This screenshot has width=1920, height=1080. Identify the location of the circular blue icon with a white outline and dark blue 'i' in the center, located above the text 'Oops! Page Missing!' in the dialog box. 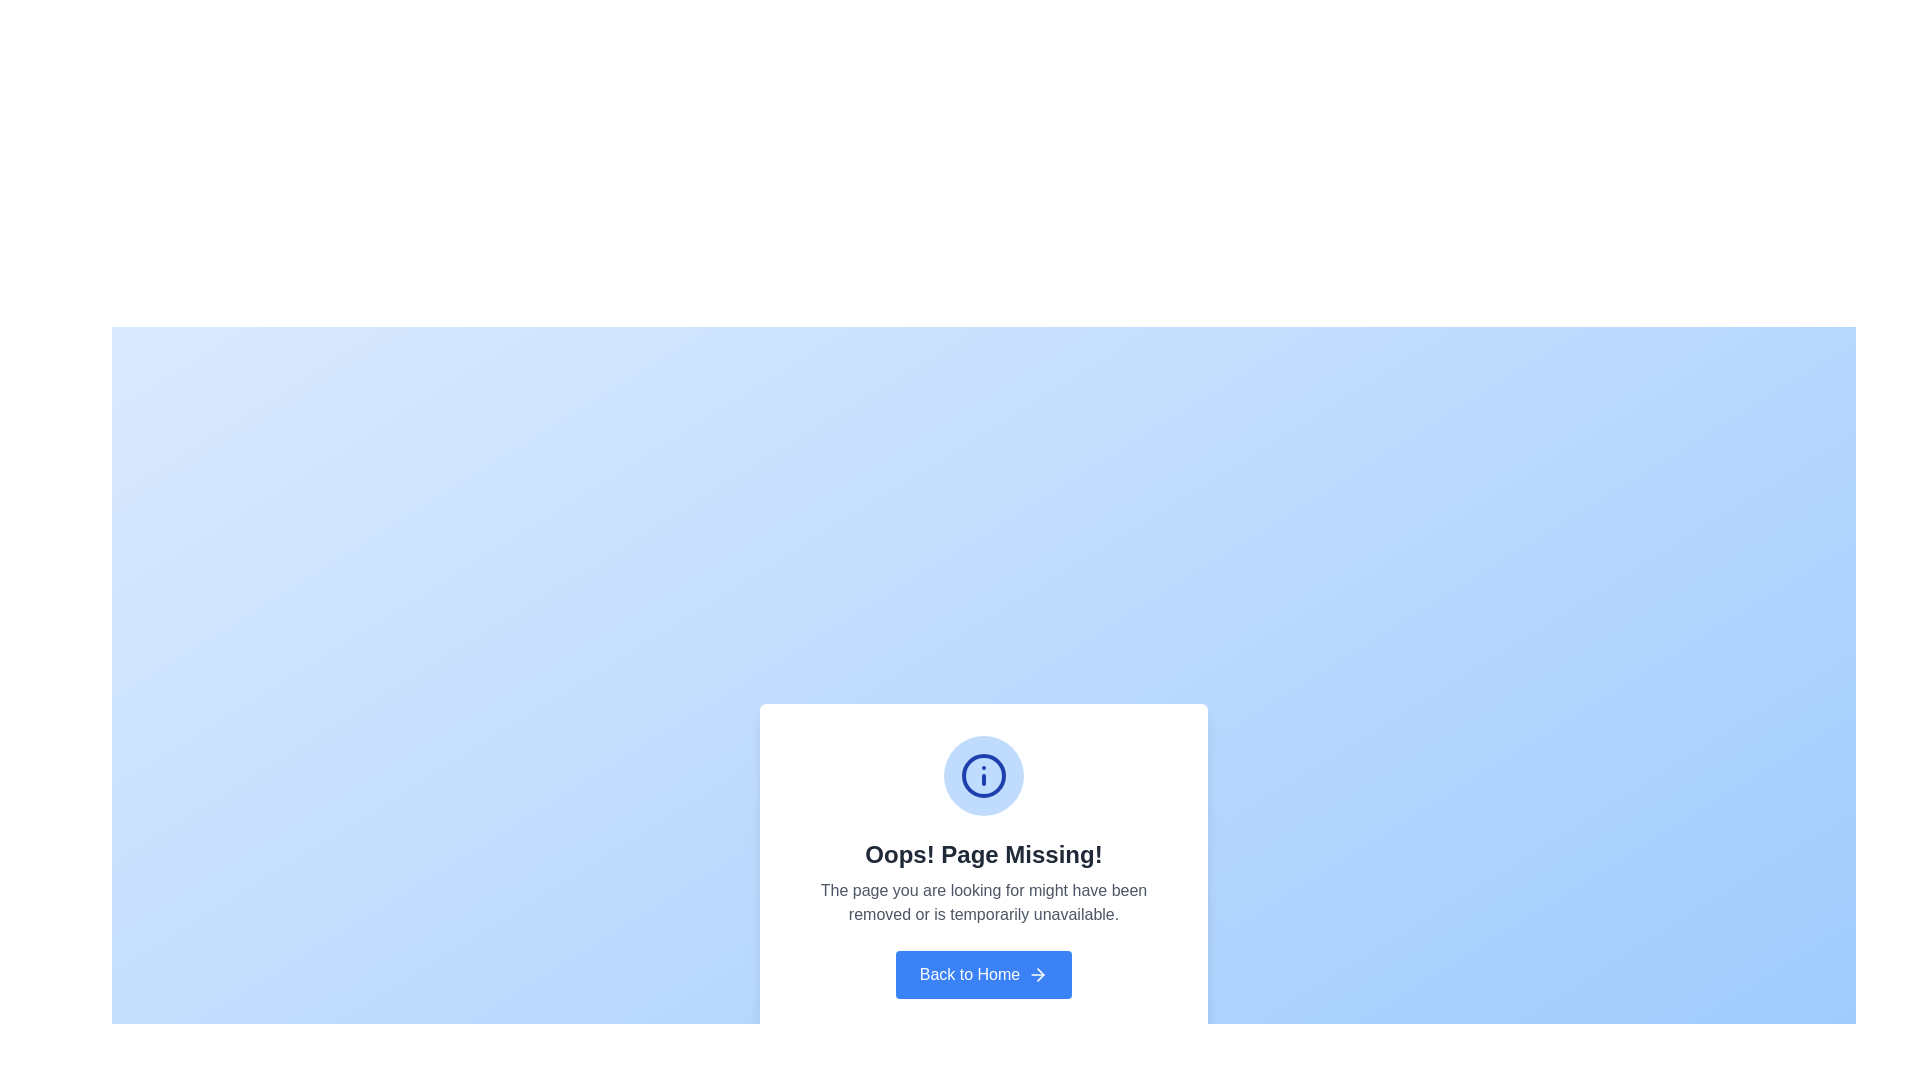
(983, 774).